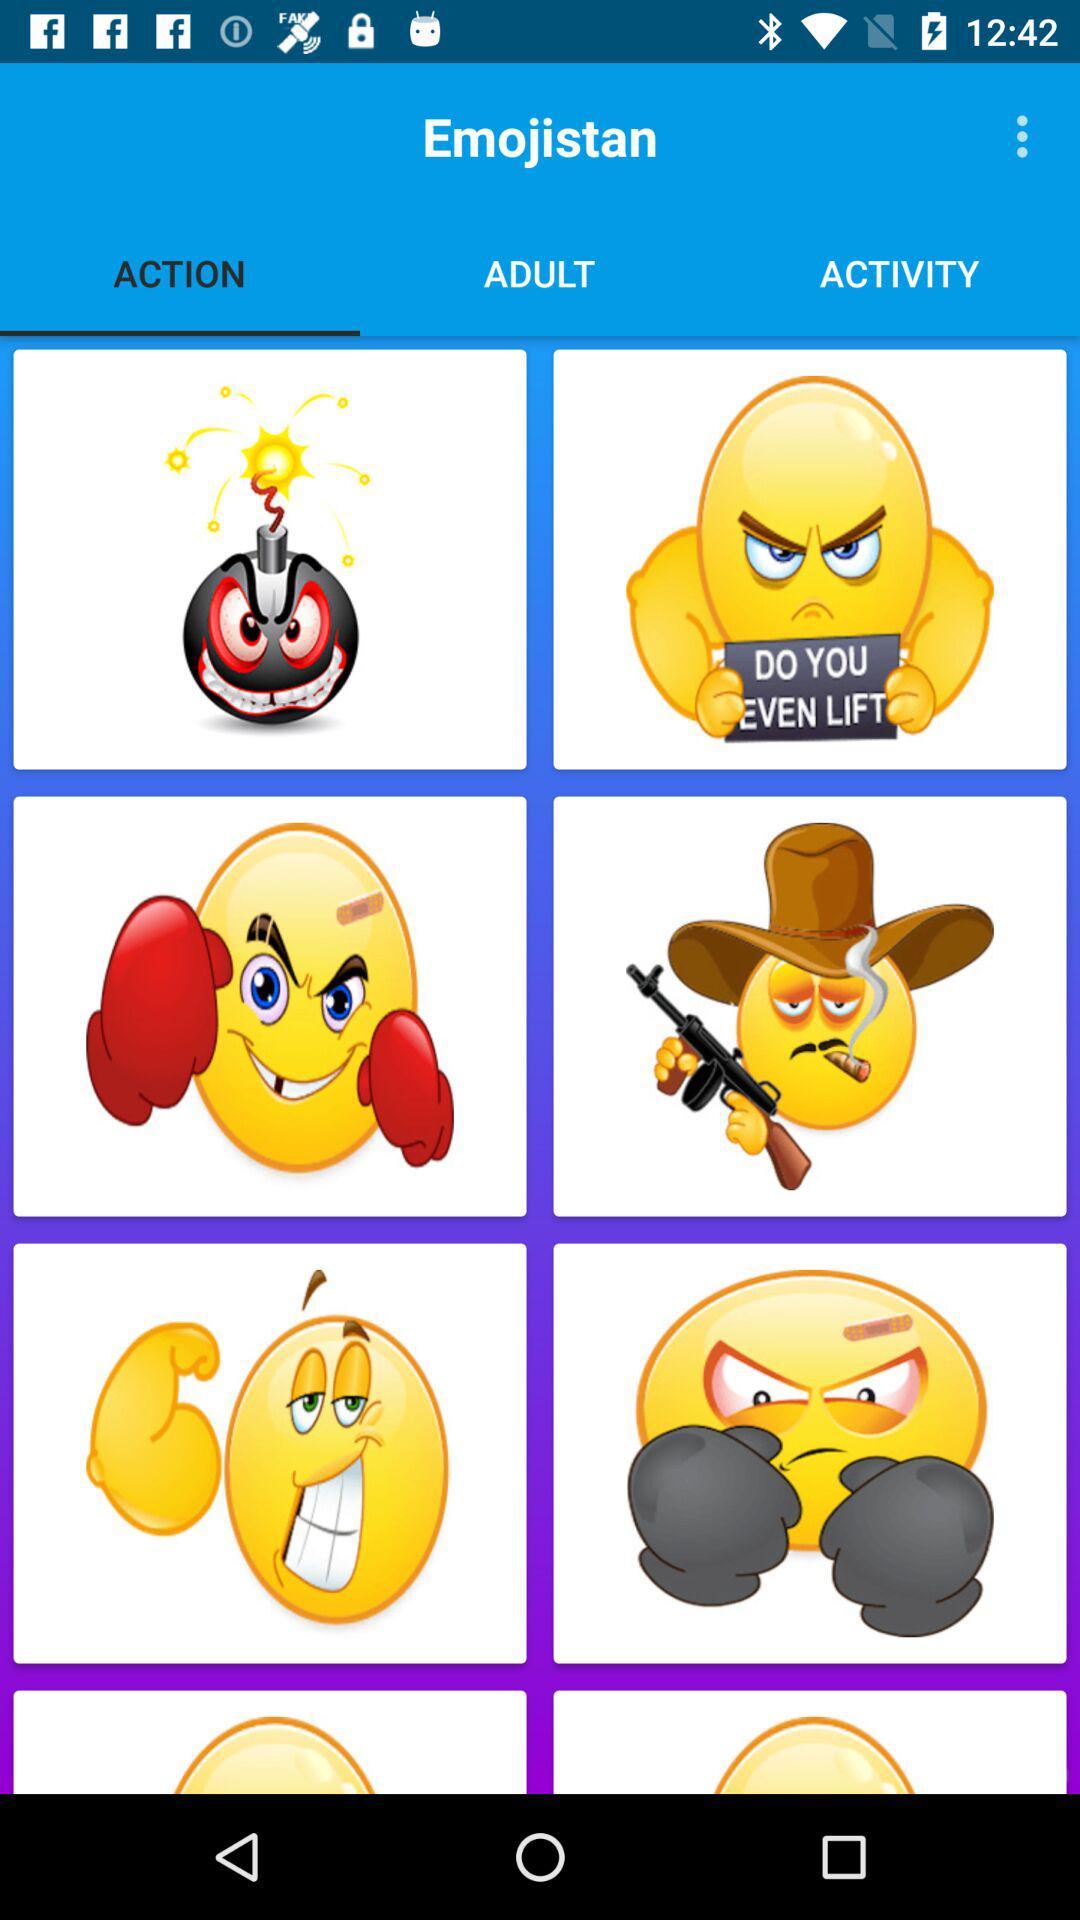  I want to click on the 2nd emoji image in 2nd row below activity, so click(810, 1007).